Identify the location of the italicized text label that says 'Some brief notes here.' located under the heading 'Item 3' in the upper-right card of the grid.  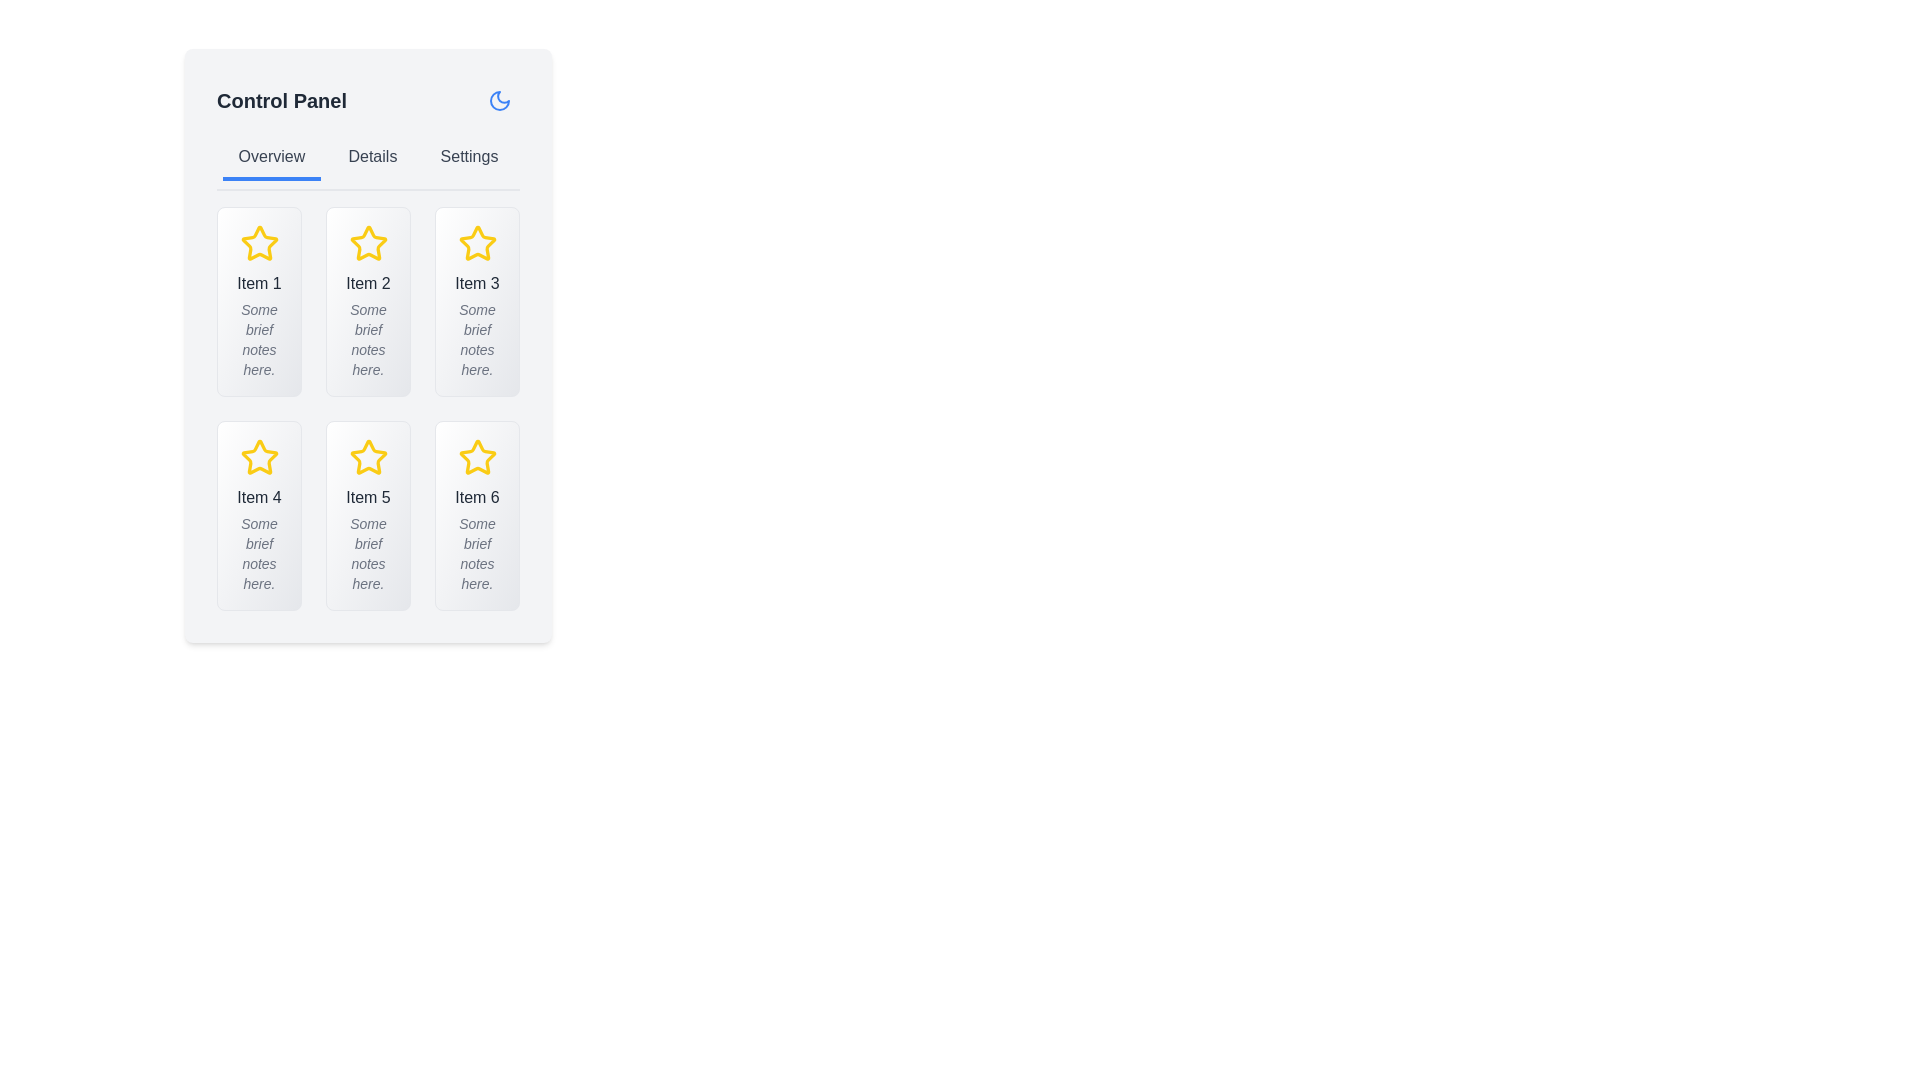
(476, 338).